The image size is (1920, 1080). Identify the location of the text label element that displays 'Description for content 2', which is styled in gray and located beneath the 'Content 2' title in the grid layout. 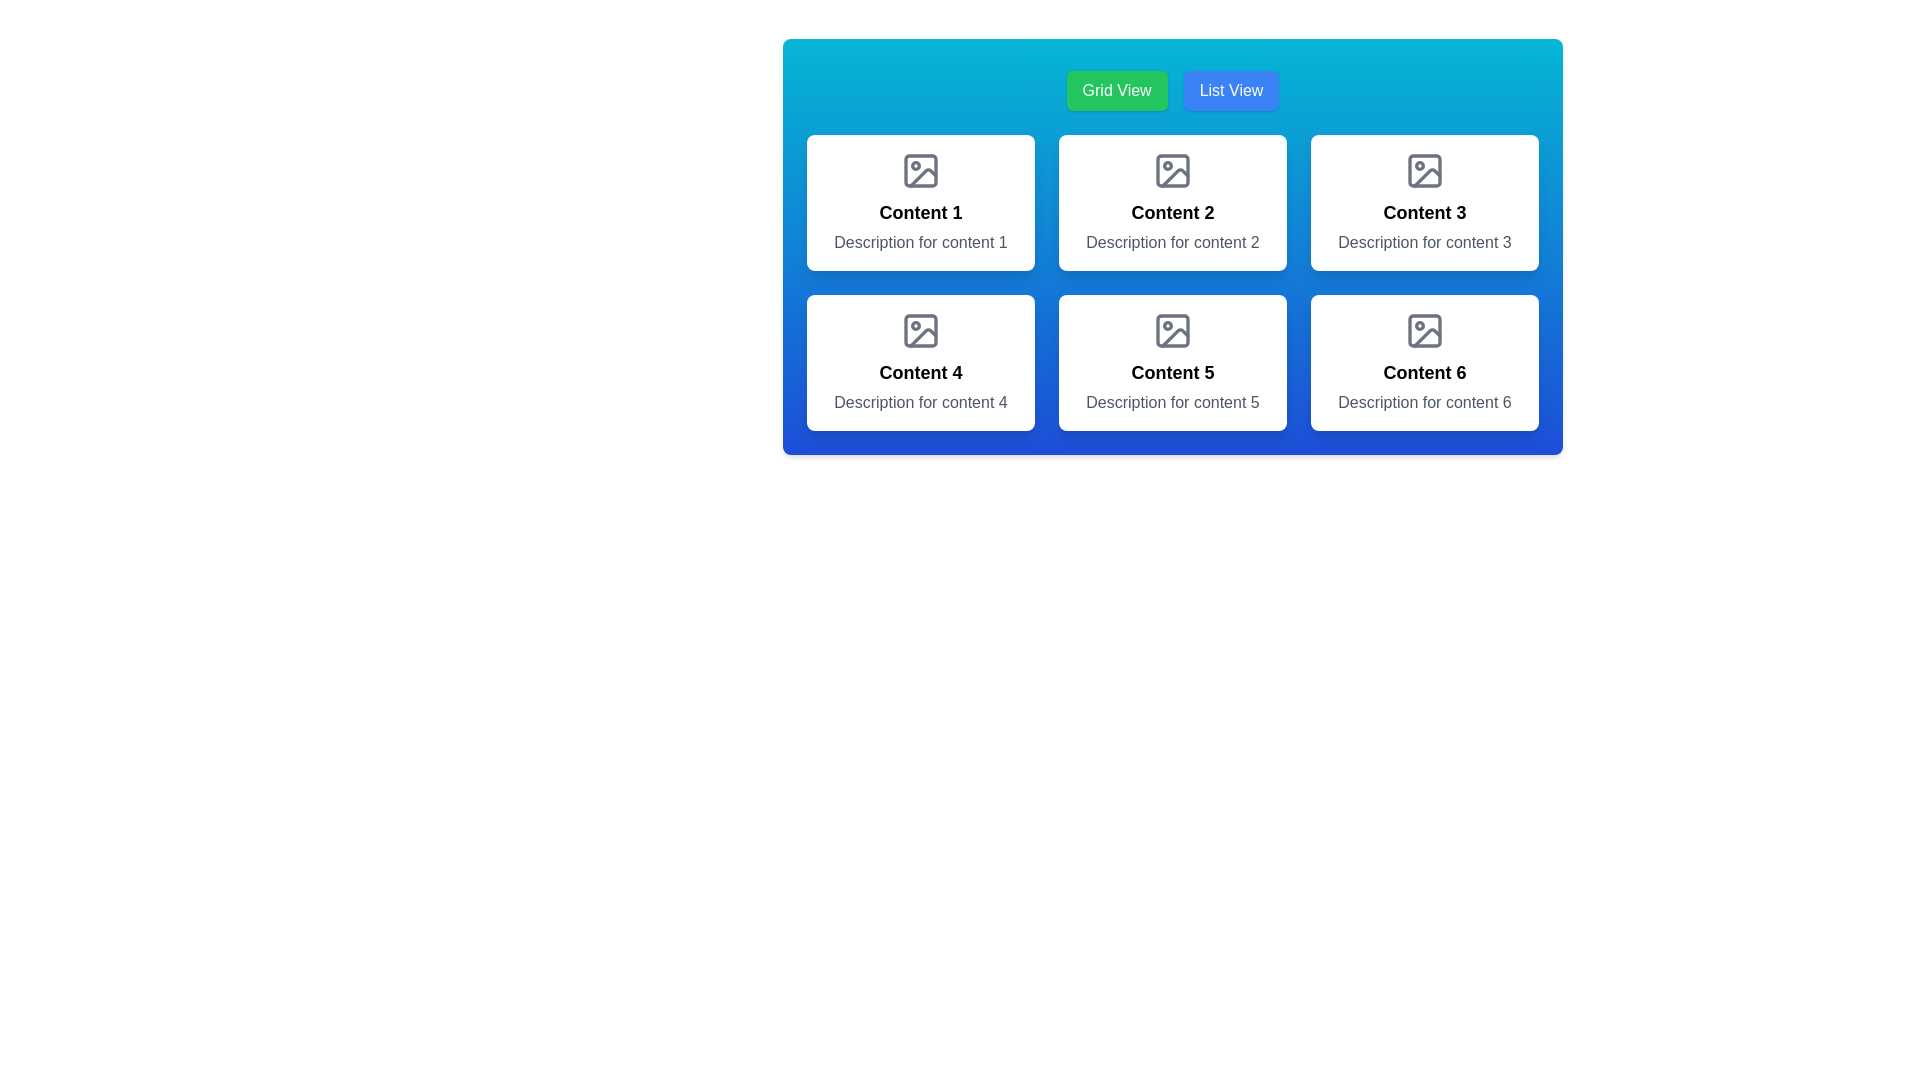
(1172, 242).